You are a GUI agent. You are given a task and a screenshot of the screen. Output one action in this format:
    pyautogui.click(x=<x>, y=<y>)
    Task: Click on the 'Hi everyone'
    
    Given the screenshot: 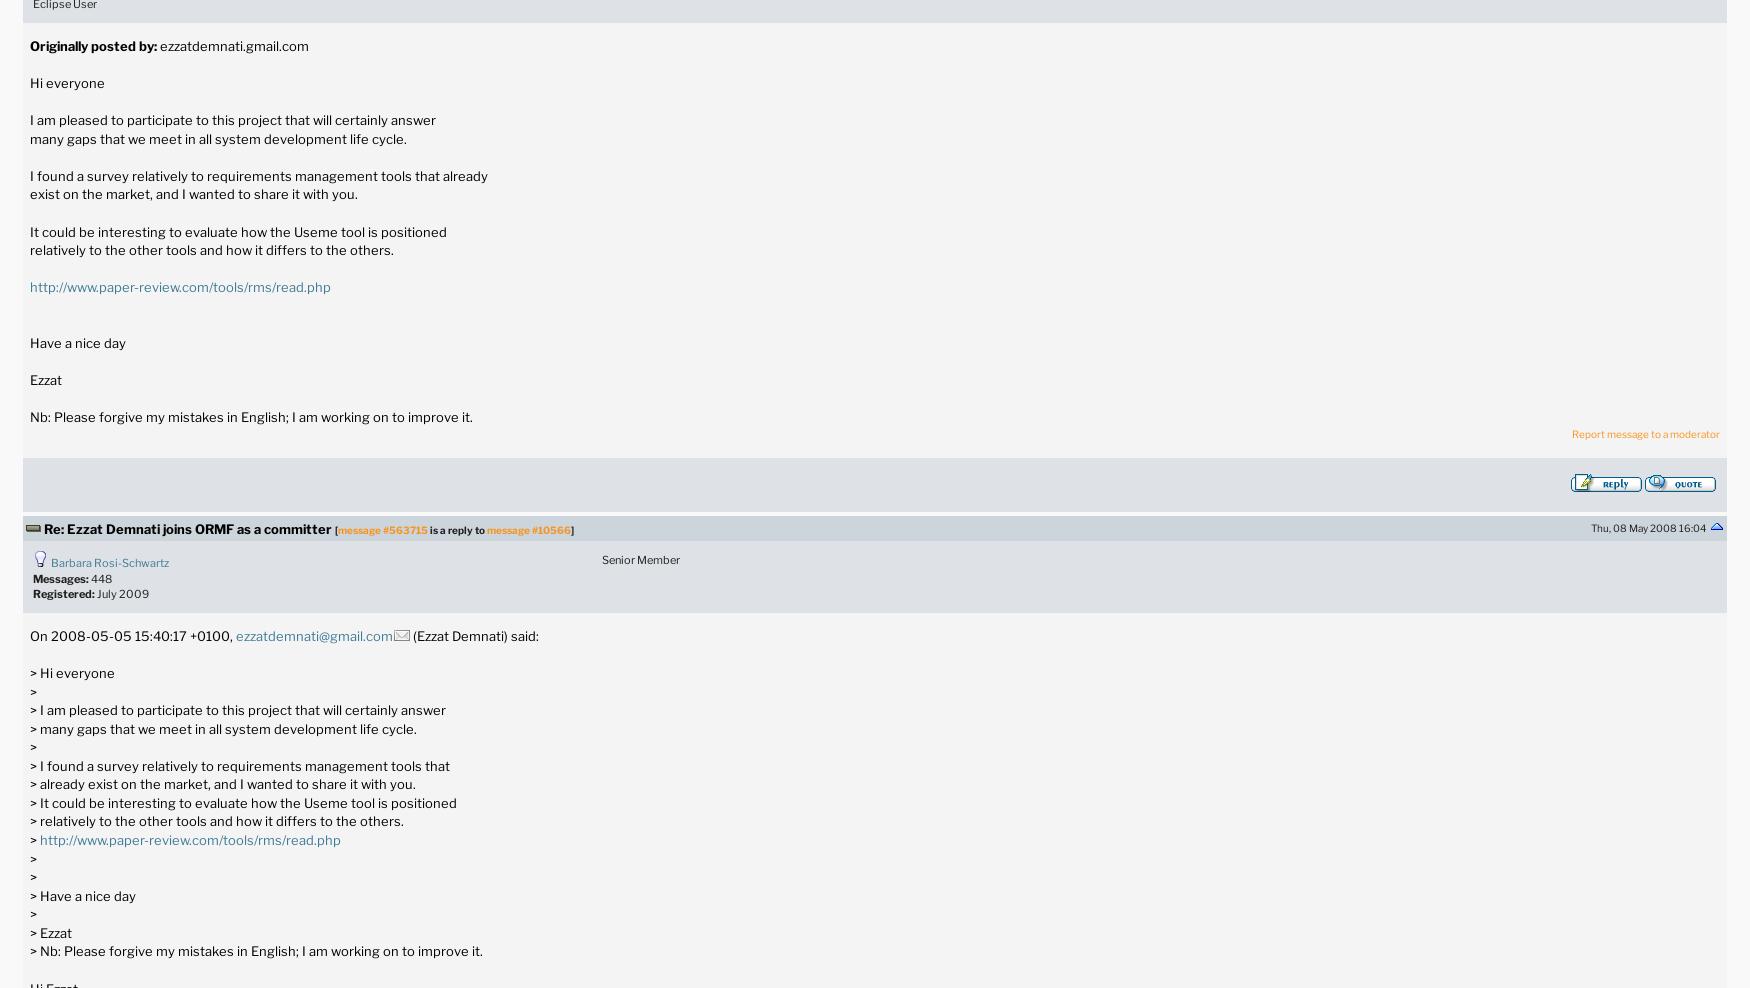 What is the action you would take?
    pyautogui.click(x=66, y=82)
    